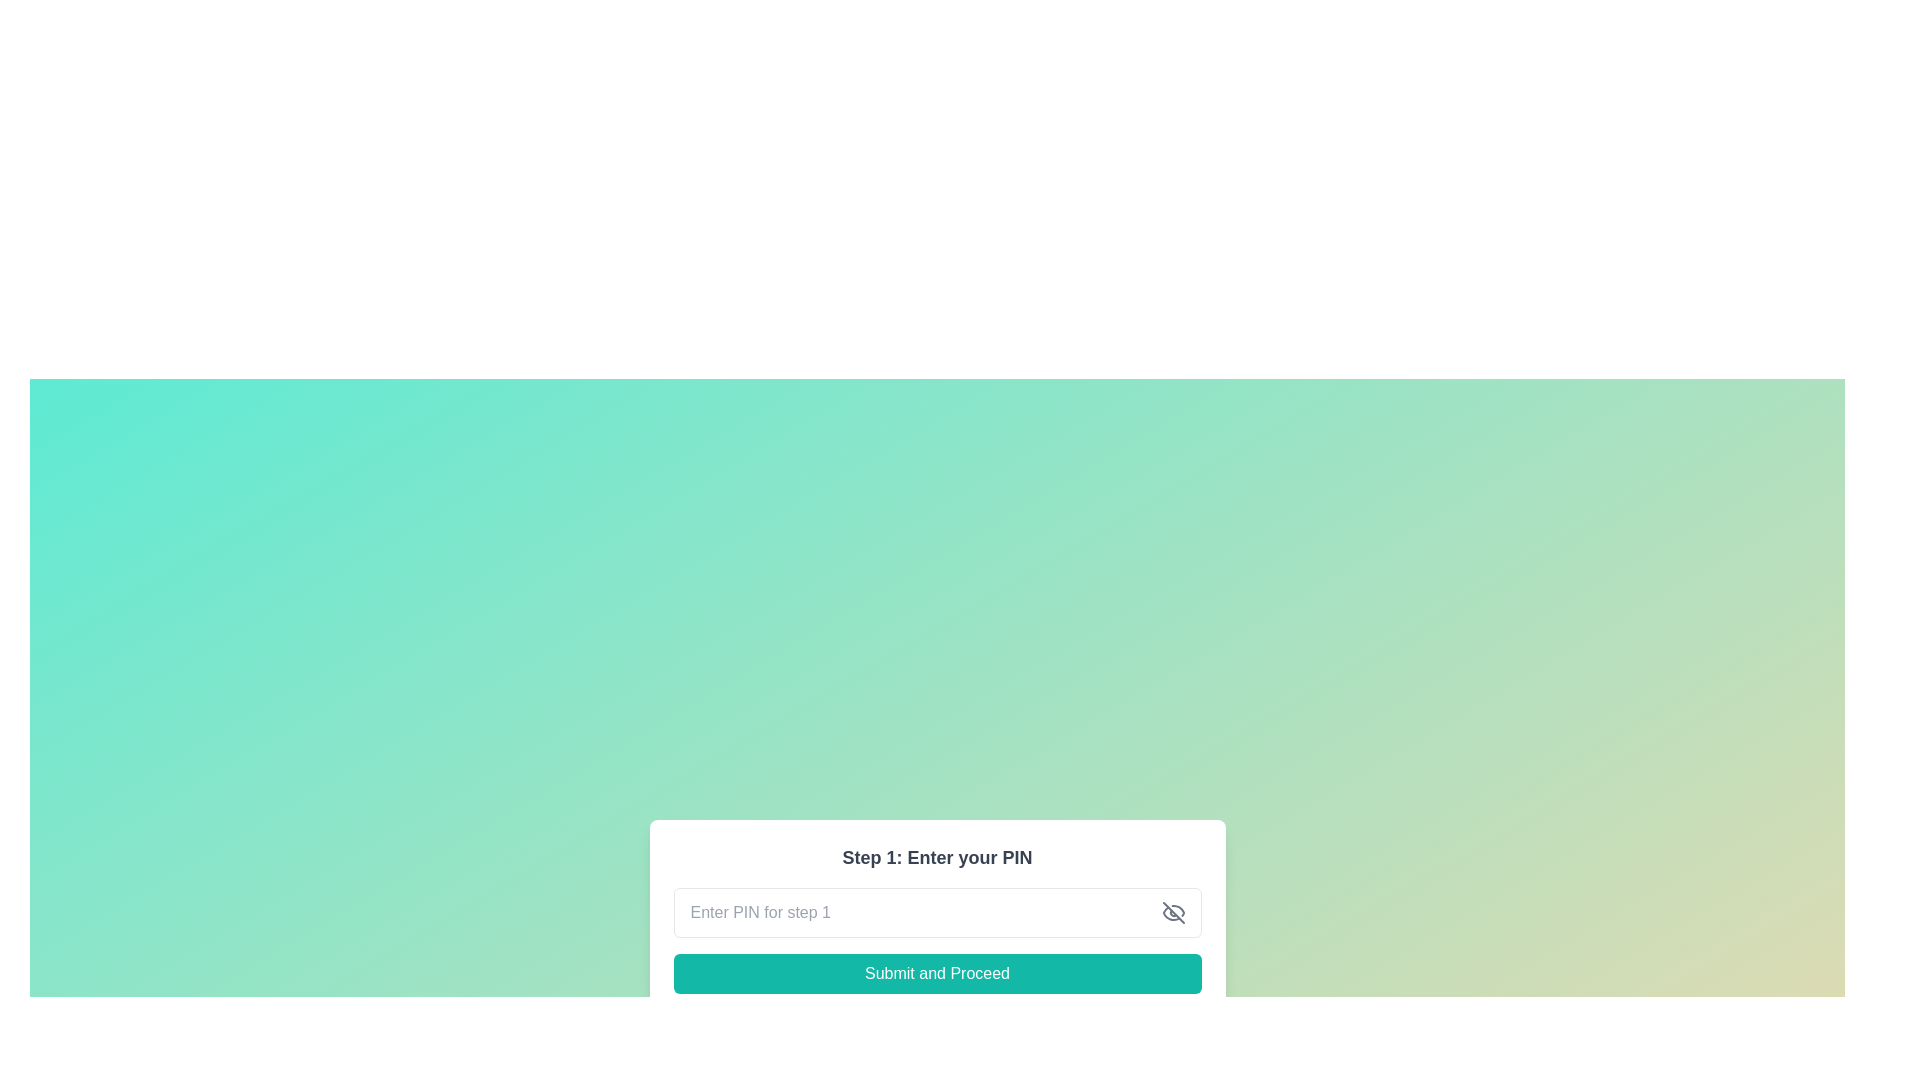 This screenshot has width=1920, height=1080. Describe the element at coordinates (1171, 913) in the screenshot. I see `the visibility toggle icon adjacent to the text input field for accessibility purposes` at that location.